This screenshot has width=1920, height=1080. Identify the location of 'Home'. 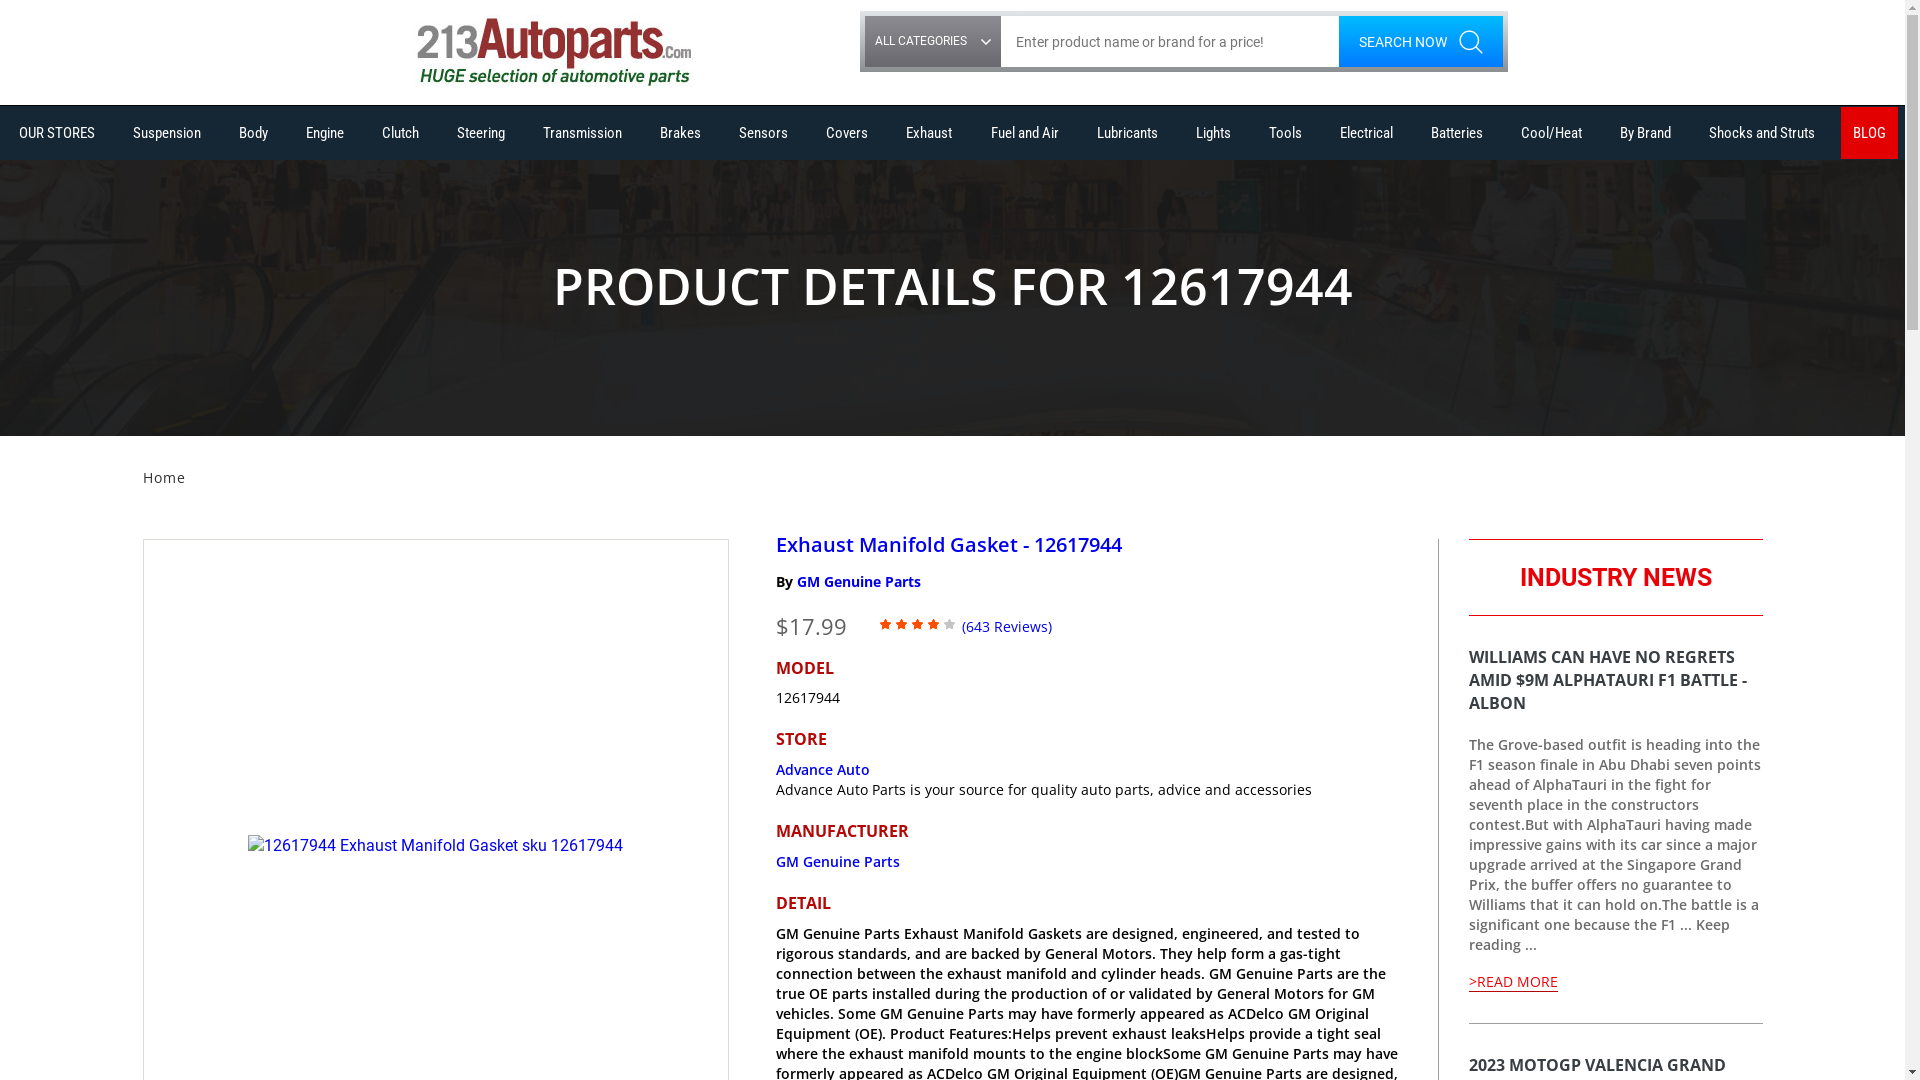
(141, 477).